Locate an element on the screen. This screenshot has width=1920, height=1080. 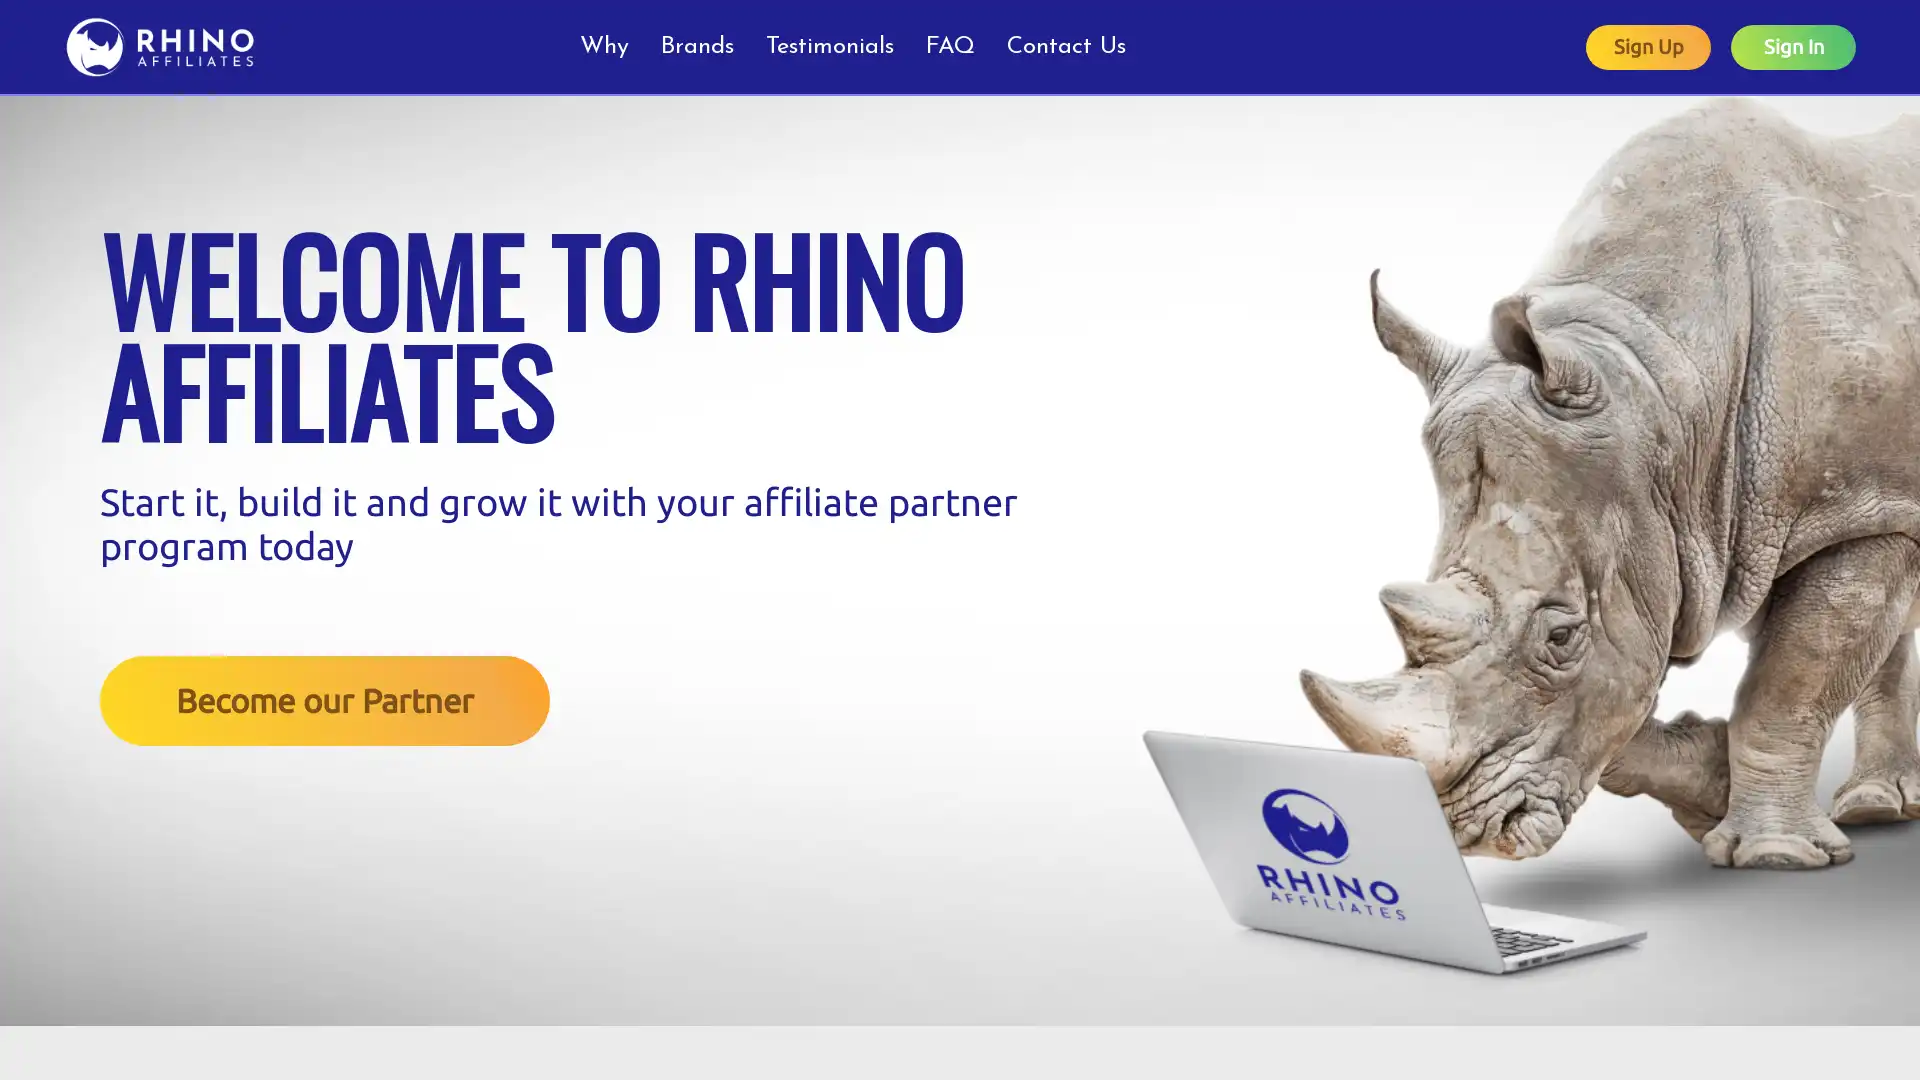
Sign Up is located at coordinates (1648, 45).